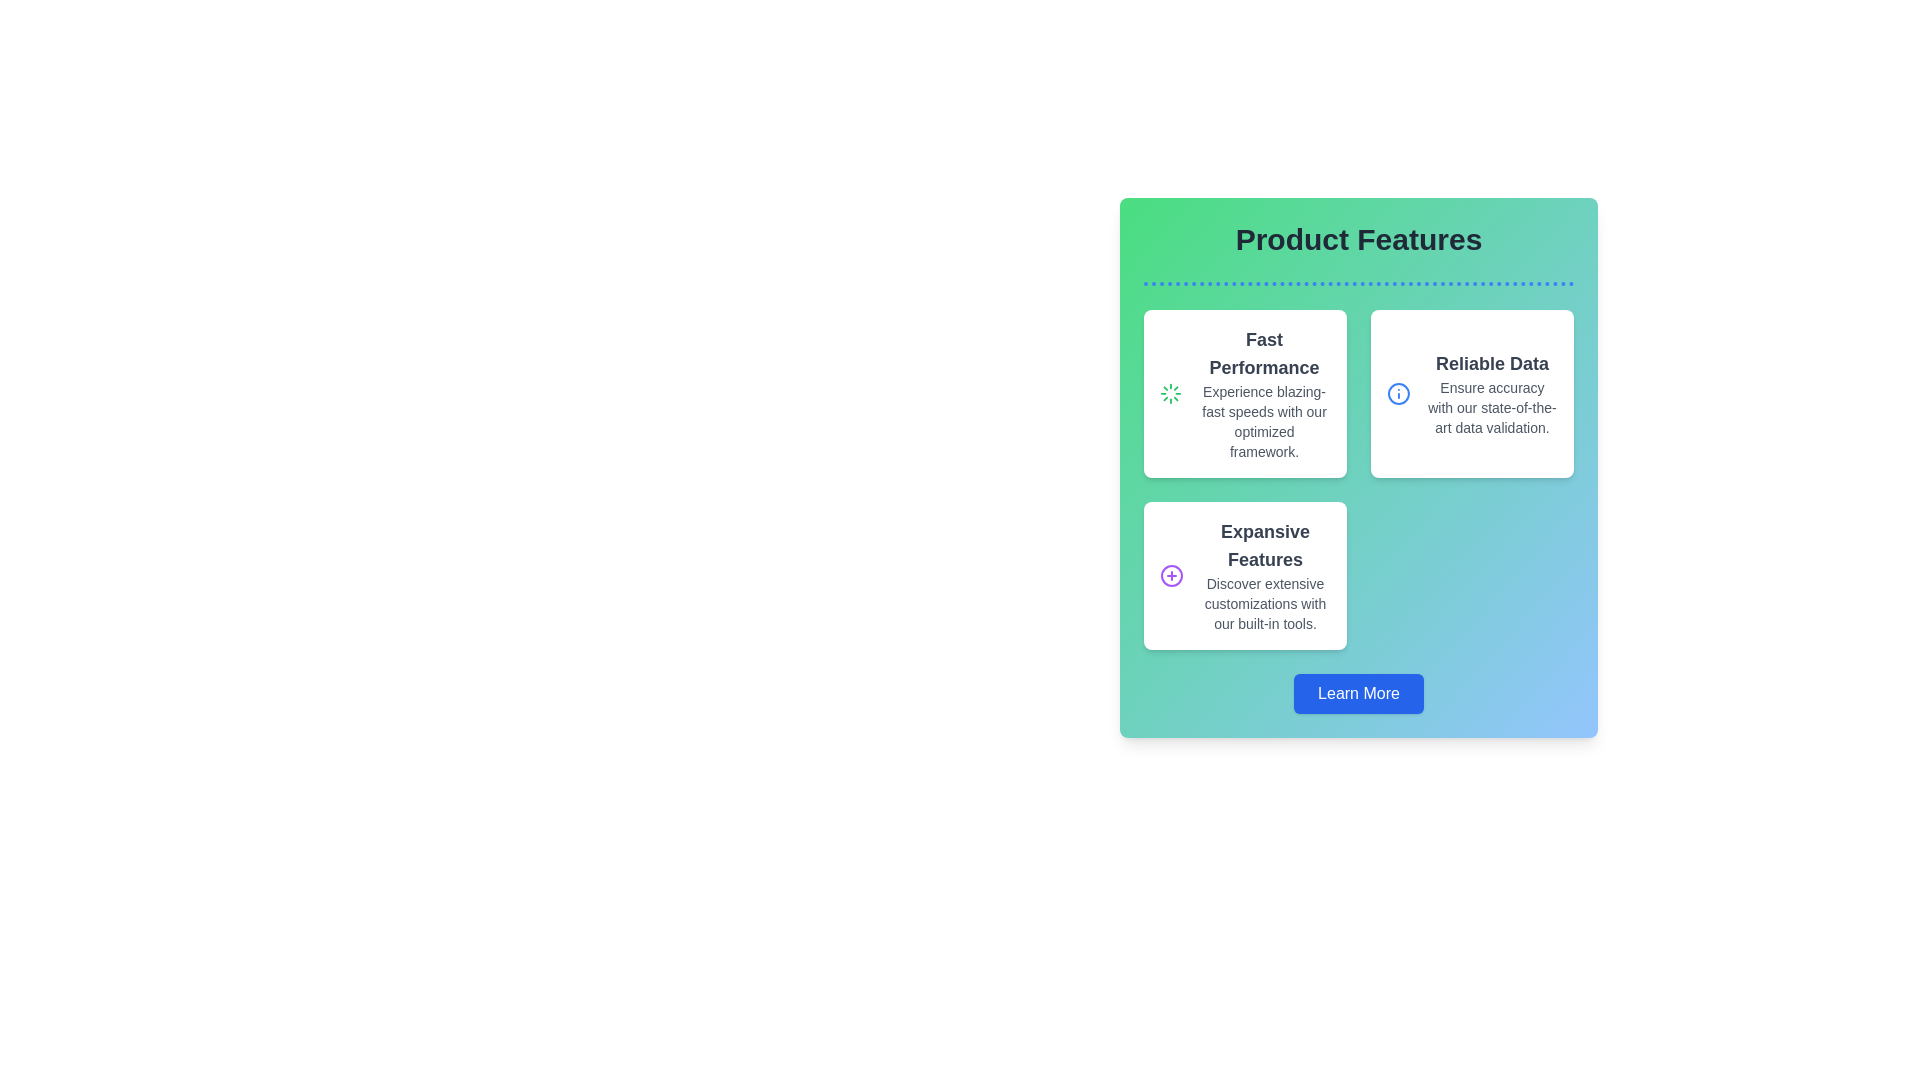 The image size is (1920, 1080). Describe the element at coordinates (1171, 575) in the screenshot. I see `the purple-bordered circular icon with a plus symbol in its center` at that location.